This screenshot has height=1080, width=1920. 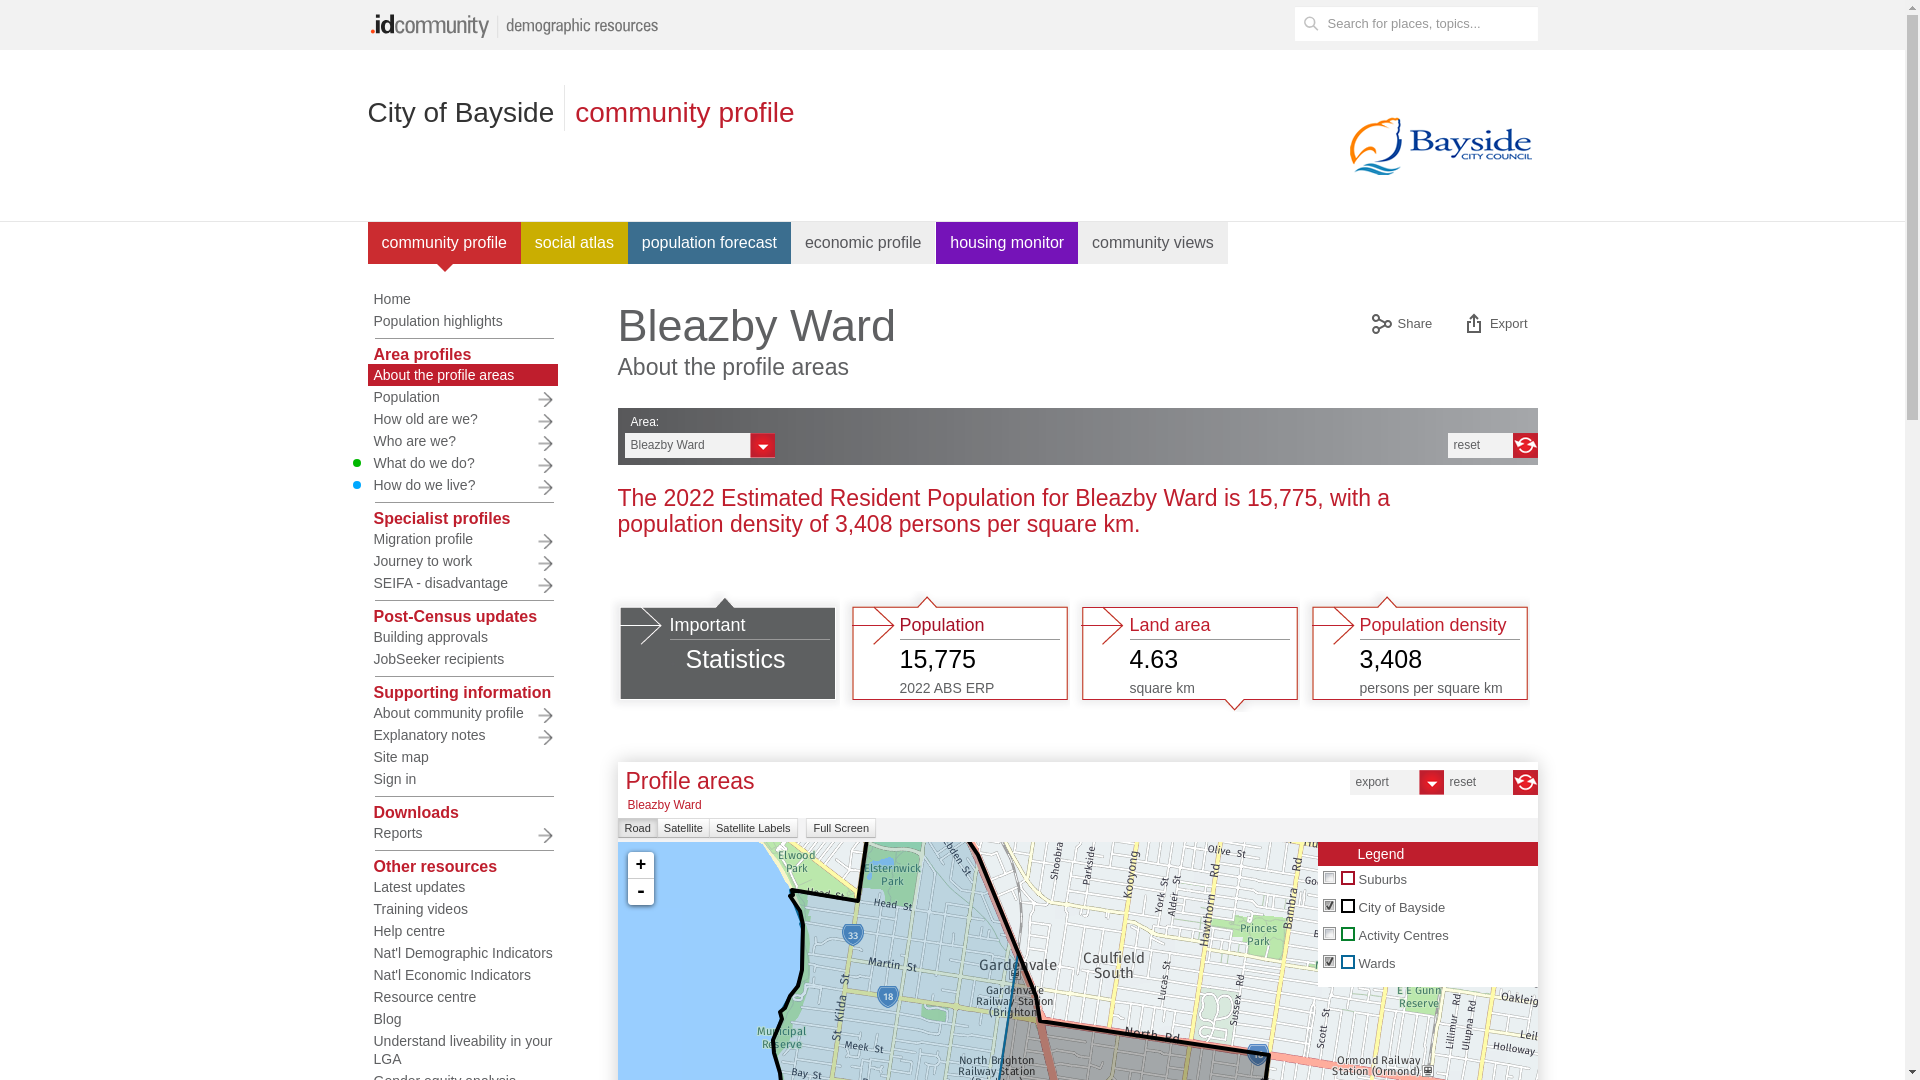 What do you see at coordinates (1400, 325) in the screenshot?
I see `'Share'` at bounding box center [1400, 325].